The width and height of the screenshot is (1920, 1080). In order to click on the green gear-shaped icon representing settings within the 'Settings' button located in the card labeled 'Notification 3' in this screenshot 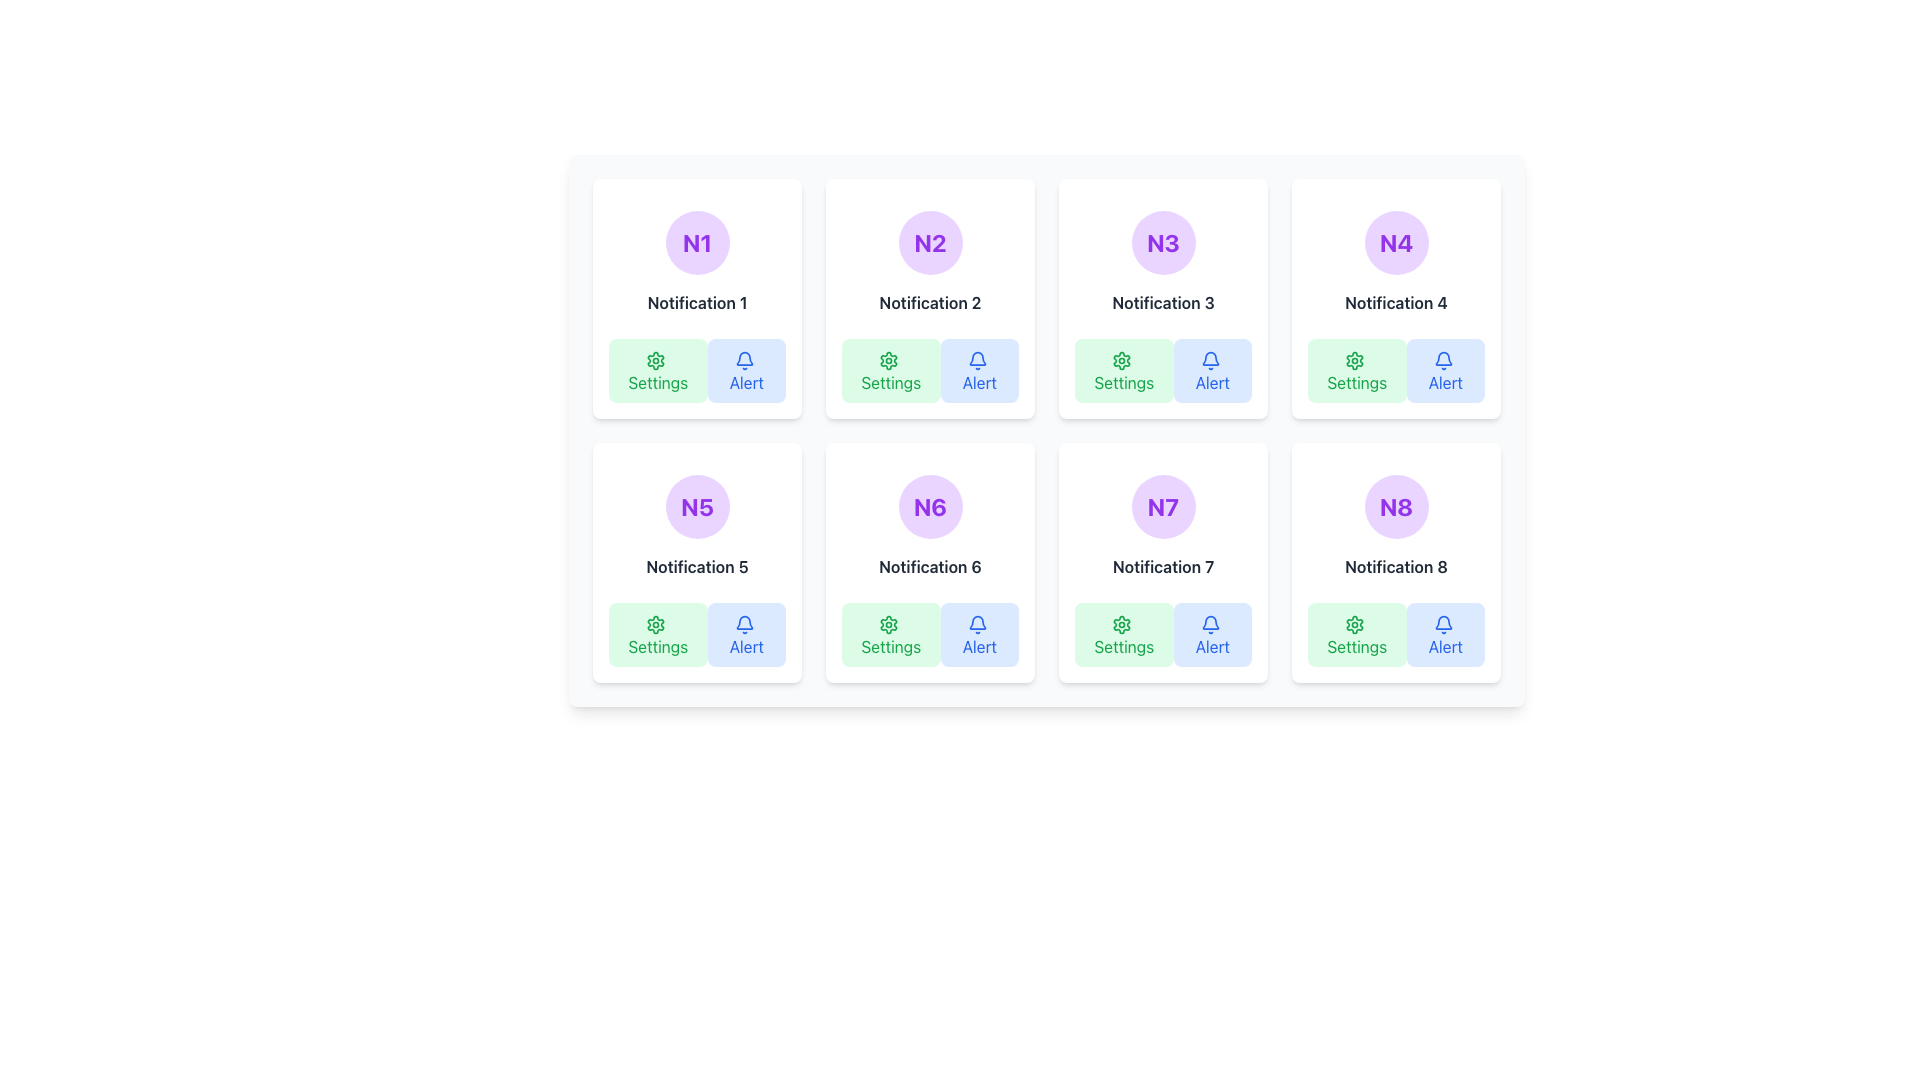, I will do `click(1122, 360)`.